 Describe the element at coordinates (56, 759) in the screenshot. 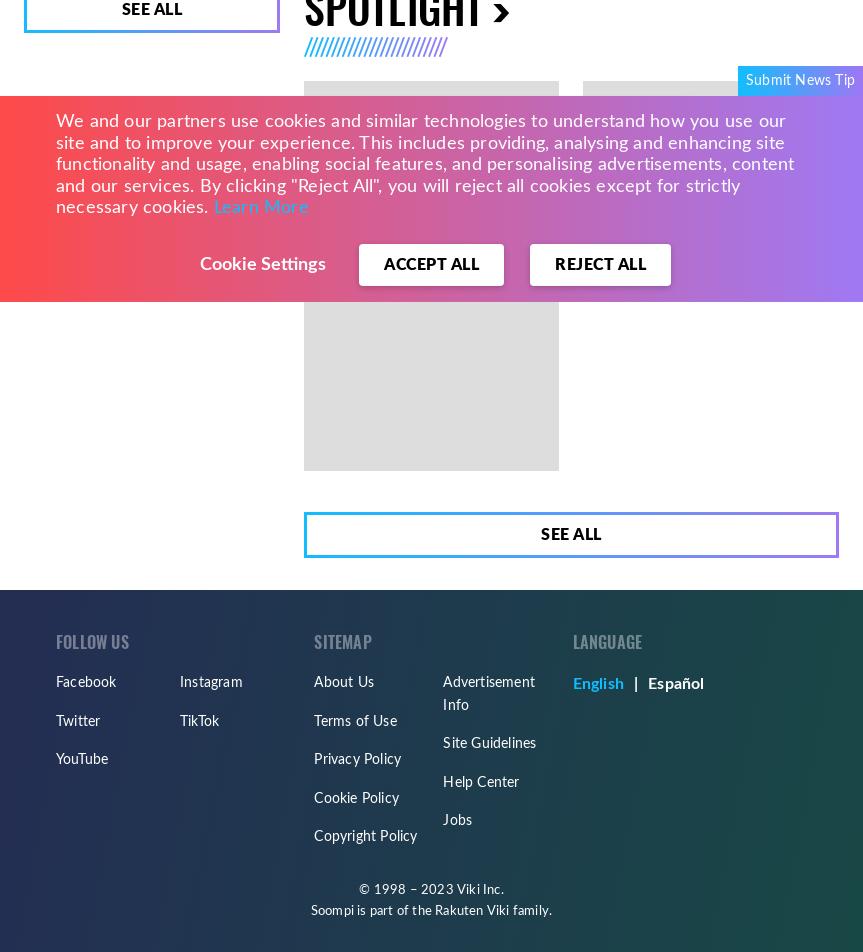

I see `'YouTube'` at that location.